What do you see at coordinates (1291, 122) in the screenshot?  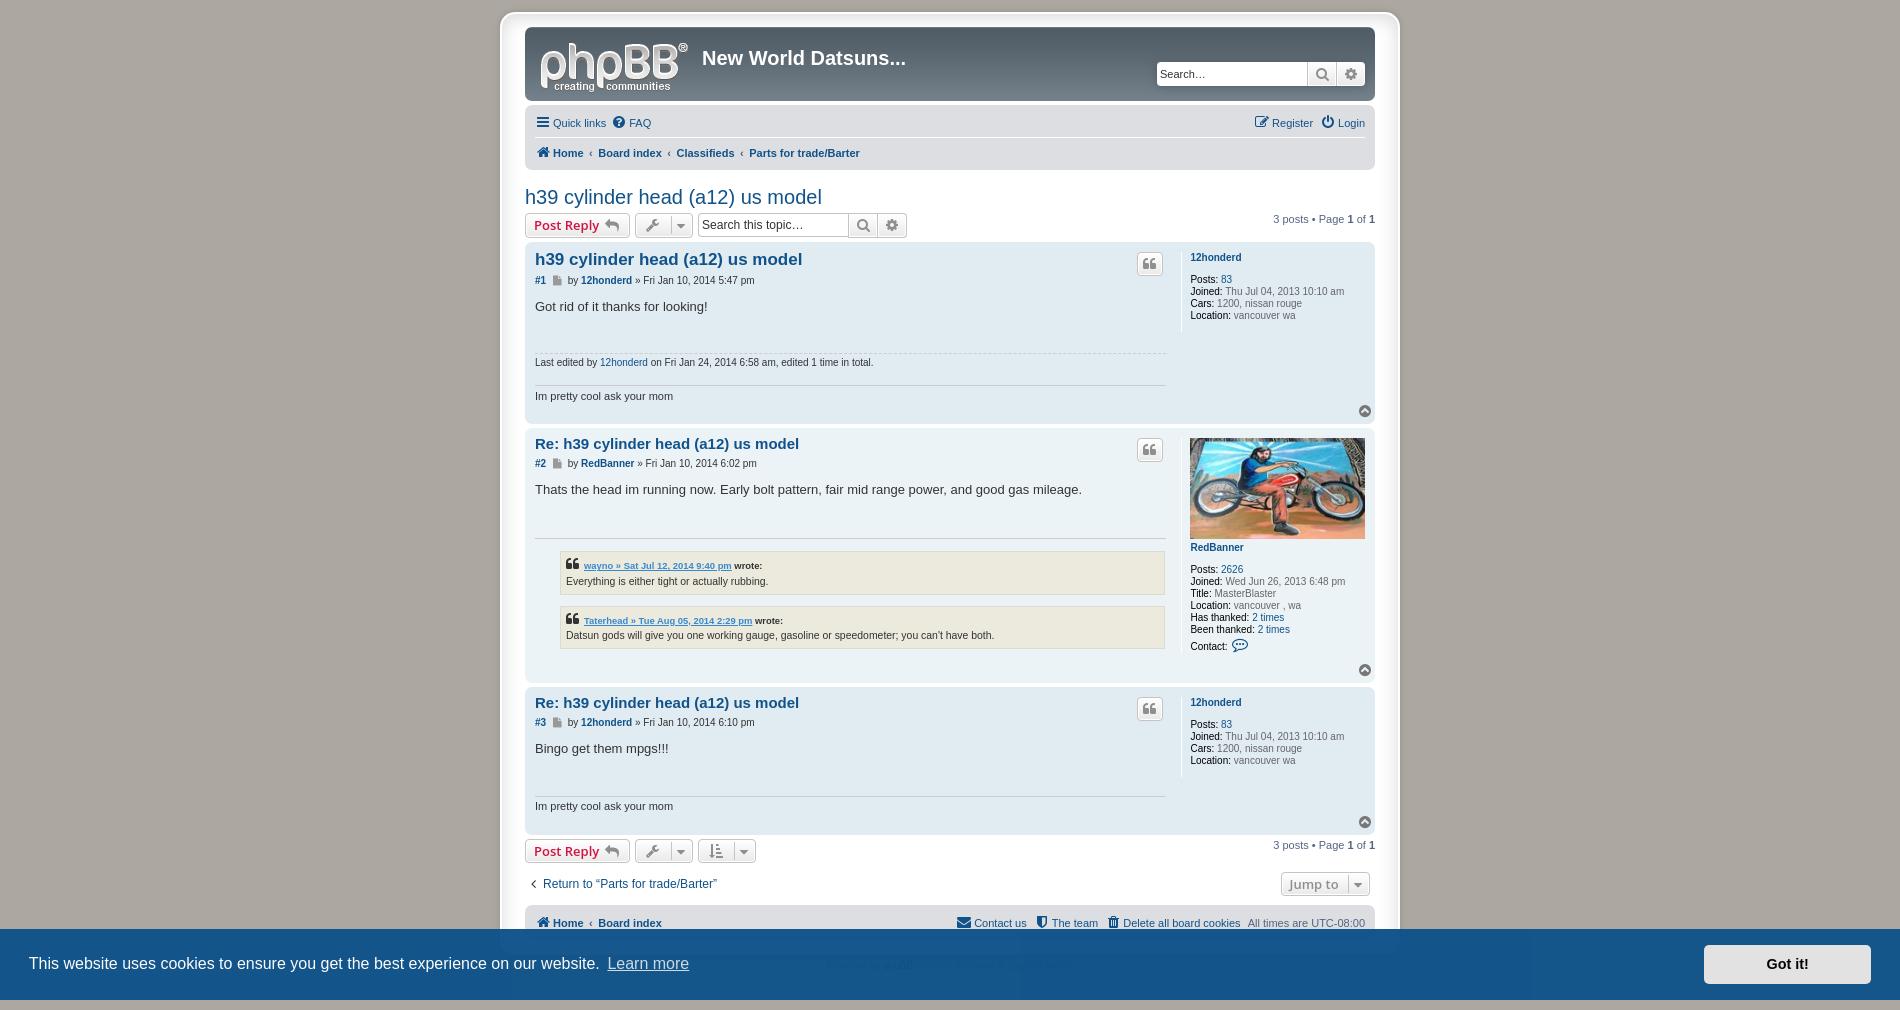 I see `'Register'` at bounding box center [1291, 122].